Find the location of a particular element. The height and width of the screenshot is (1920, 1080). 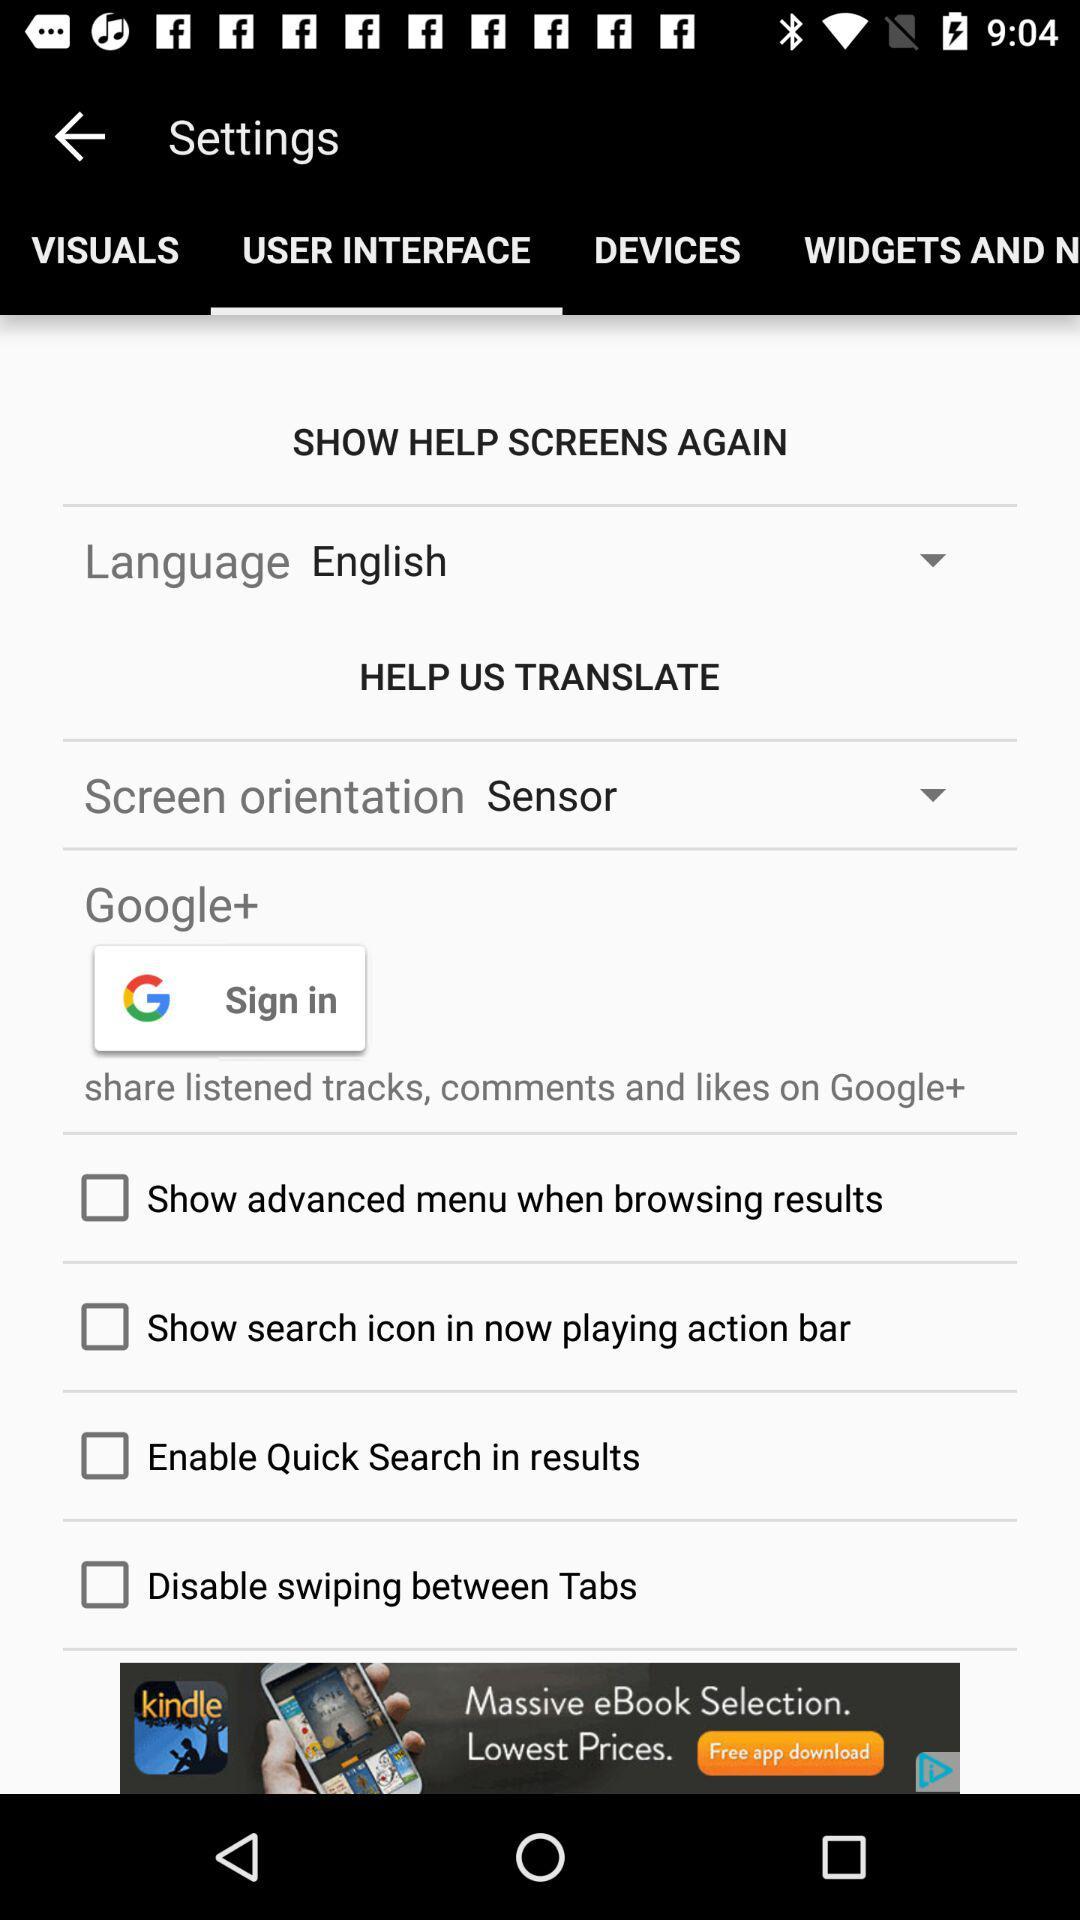

advertising area is located at coordinates (540, 1727).